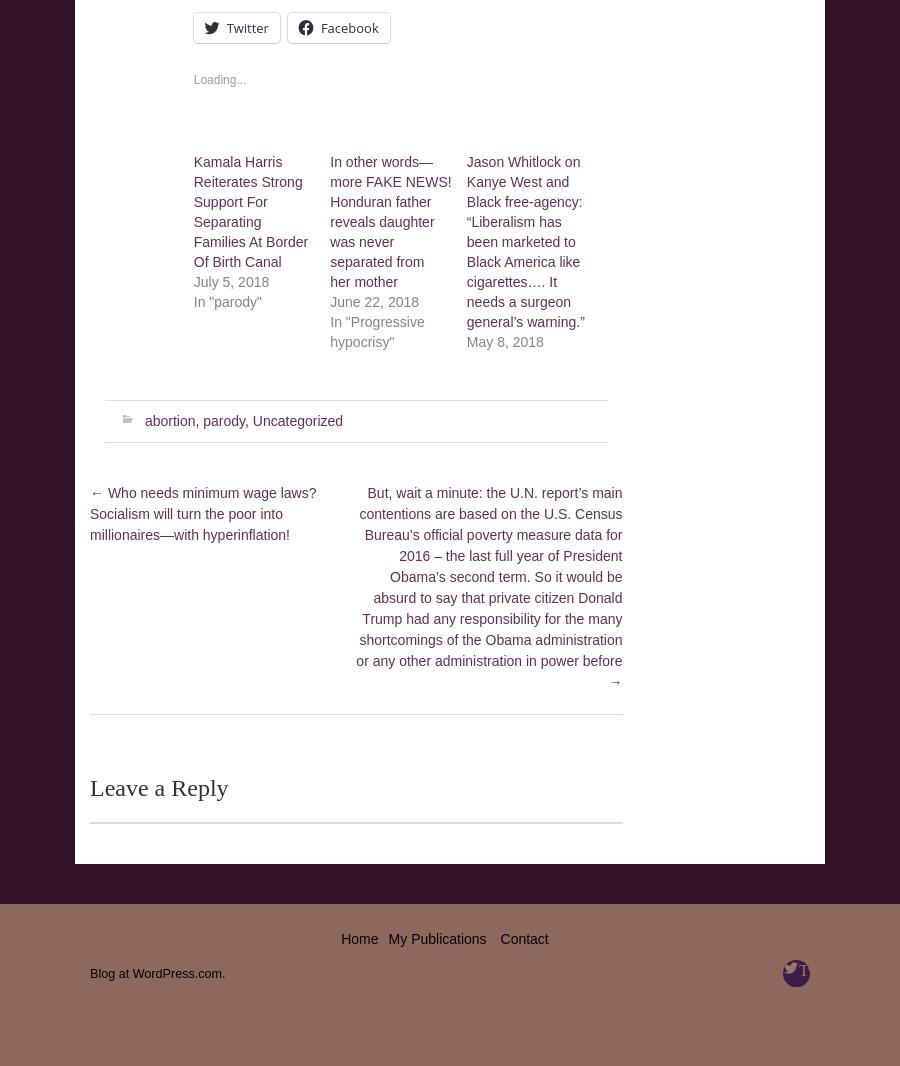 This screenshot has height=1066, width=900. I want to click on 'Uncategorized', so click(296, 420).